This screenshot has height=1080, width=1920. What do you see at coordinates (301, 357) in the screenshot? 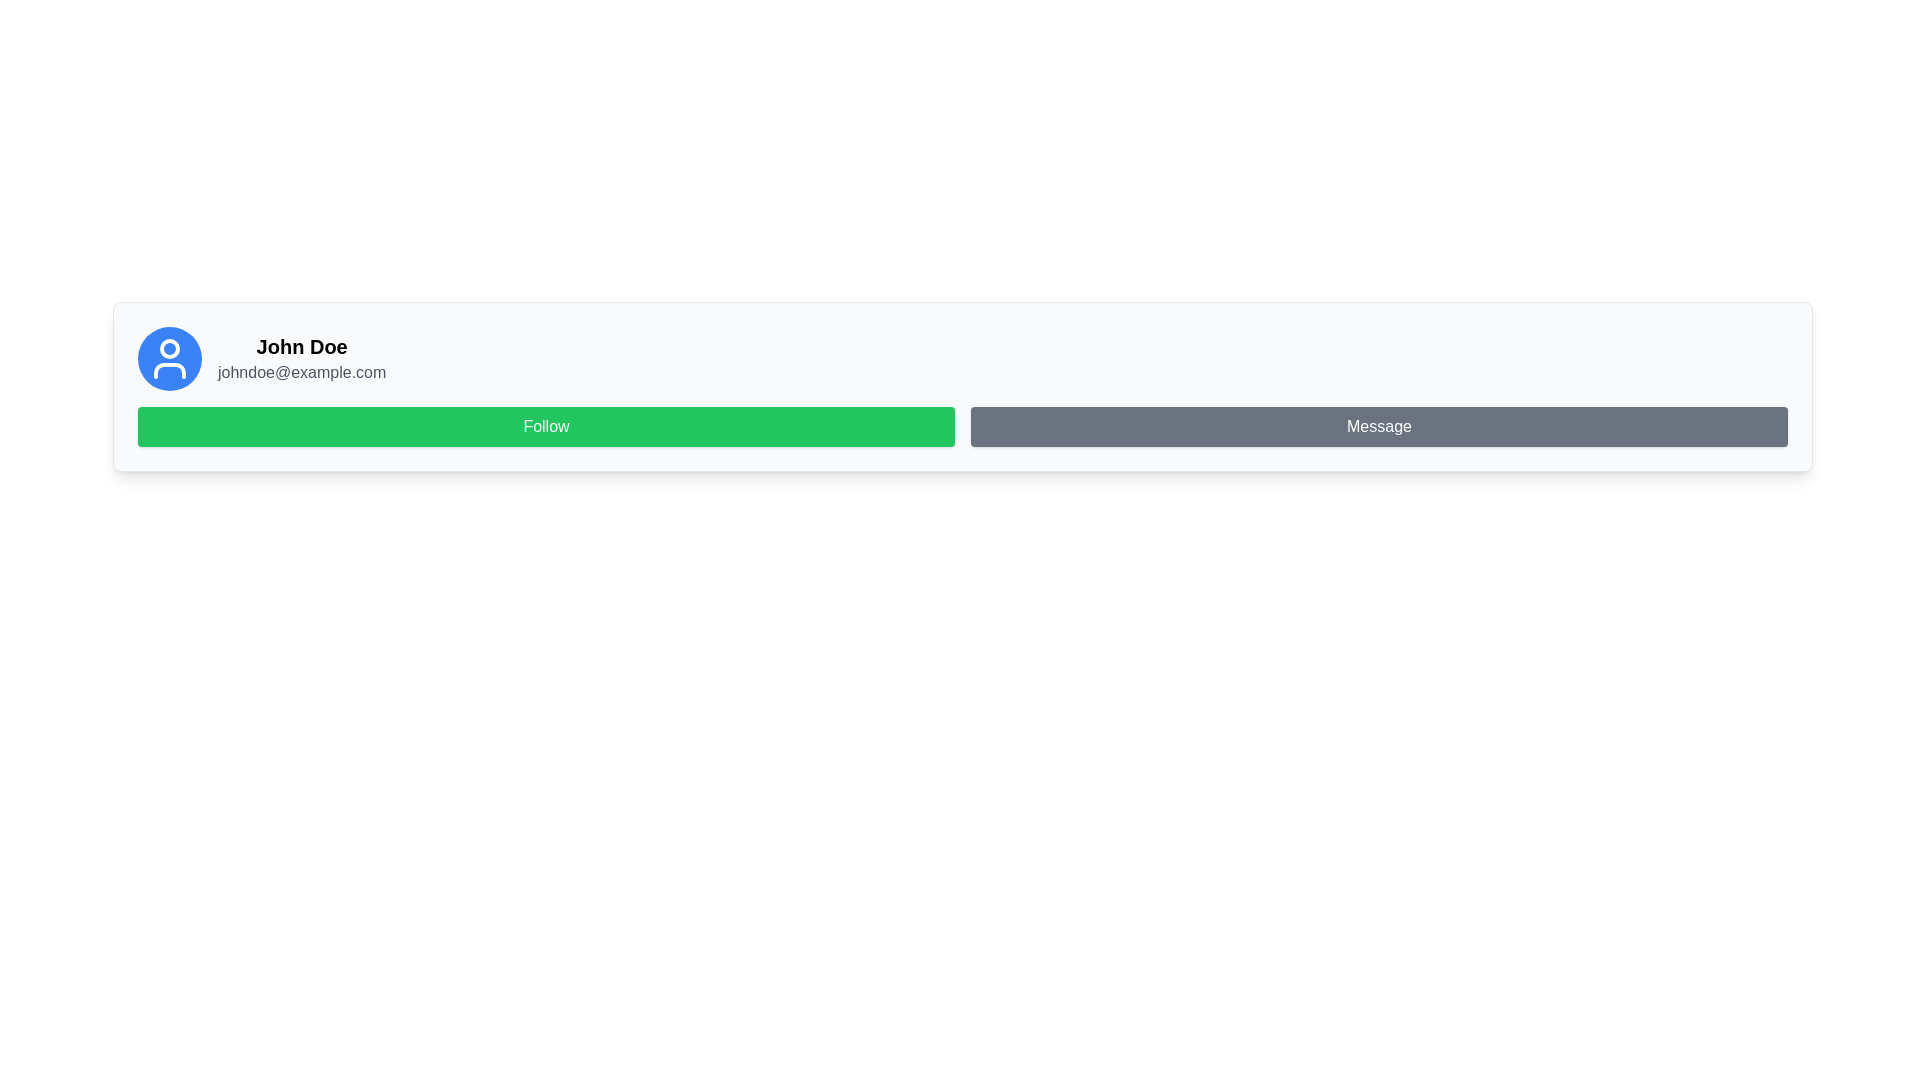
I see `the text display showing 'John Doe' and 'johndoe@example.com', which is located to the right of a blue background user icon` at bounding box center [301, 357].